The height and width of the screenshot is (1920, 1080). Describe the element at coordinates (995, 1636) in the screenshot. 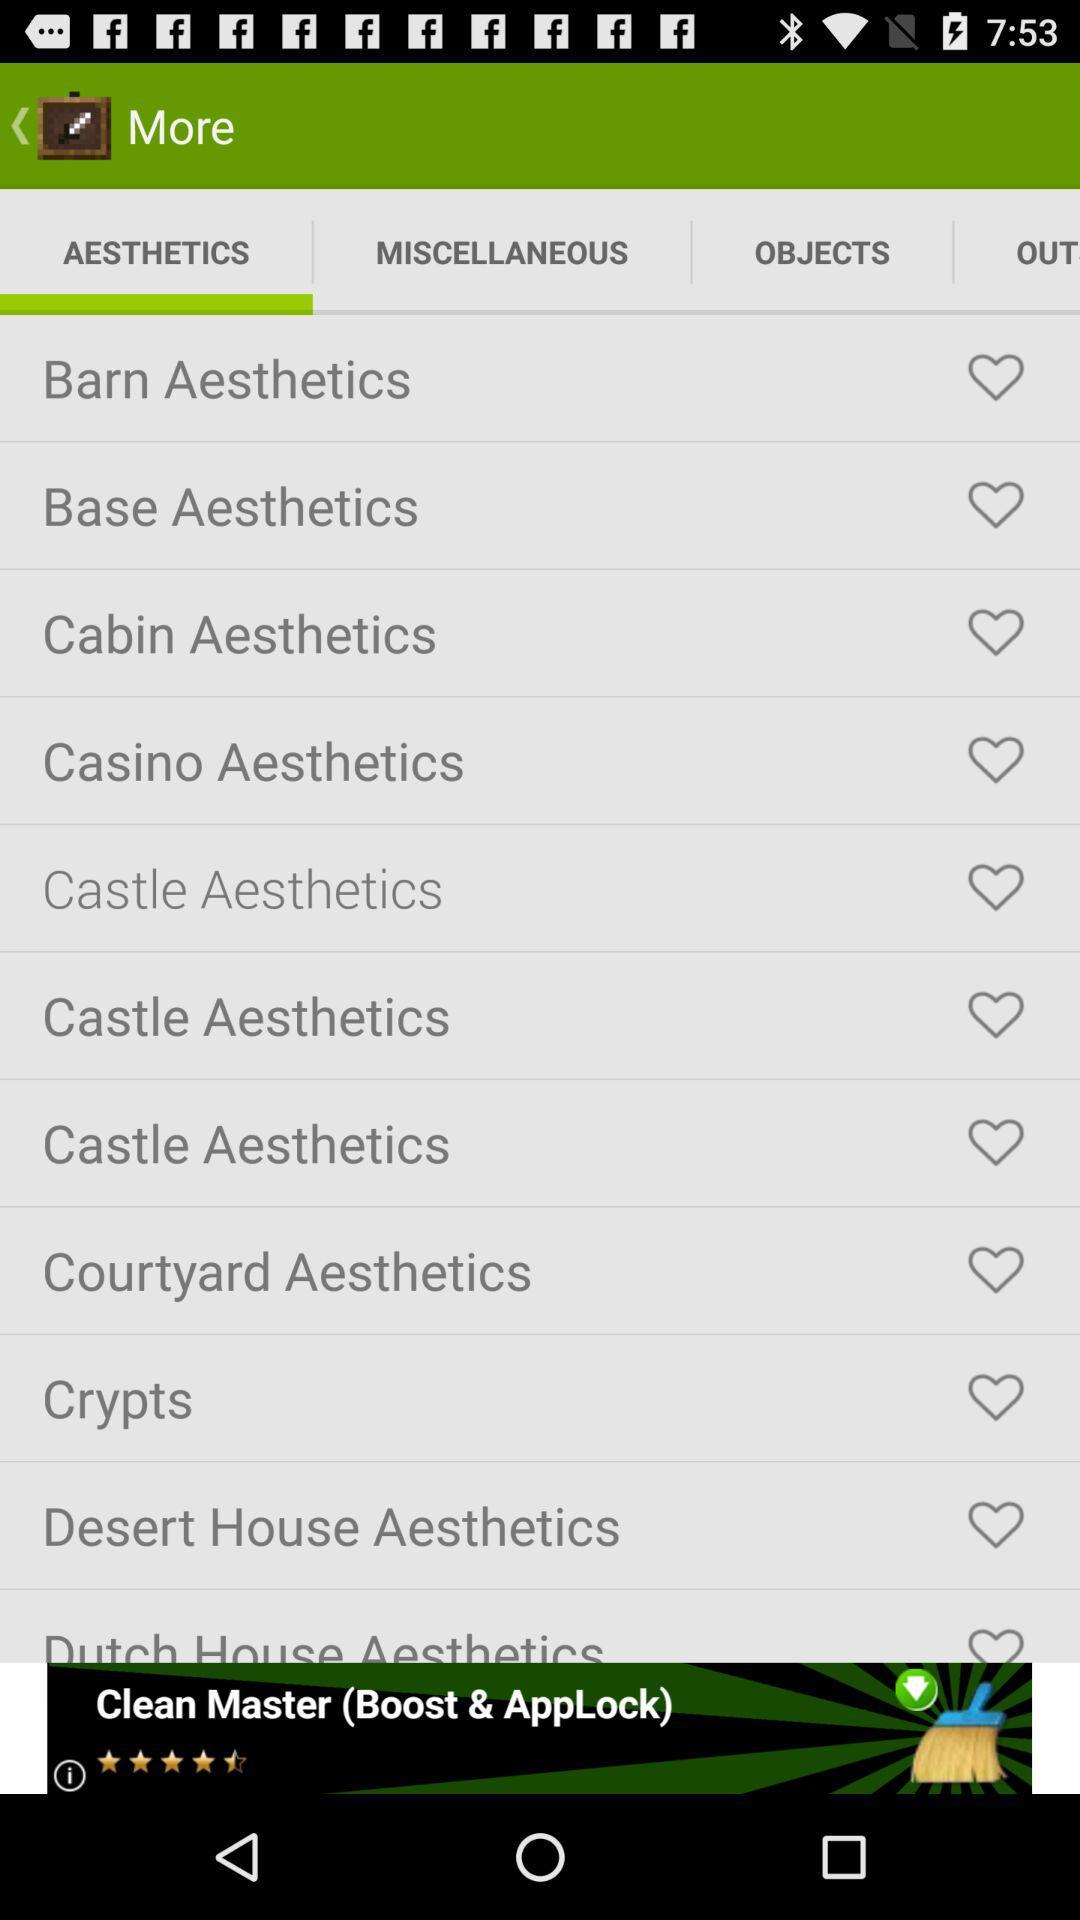

I see `dutch houseaesthetics` at that location.